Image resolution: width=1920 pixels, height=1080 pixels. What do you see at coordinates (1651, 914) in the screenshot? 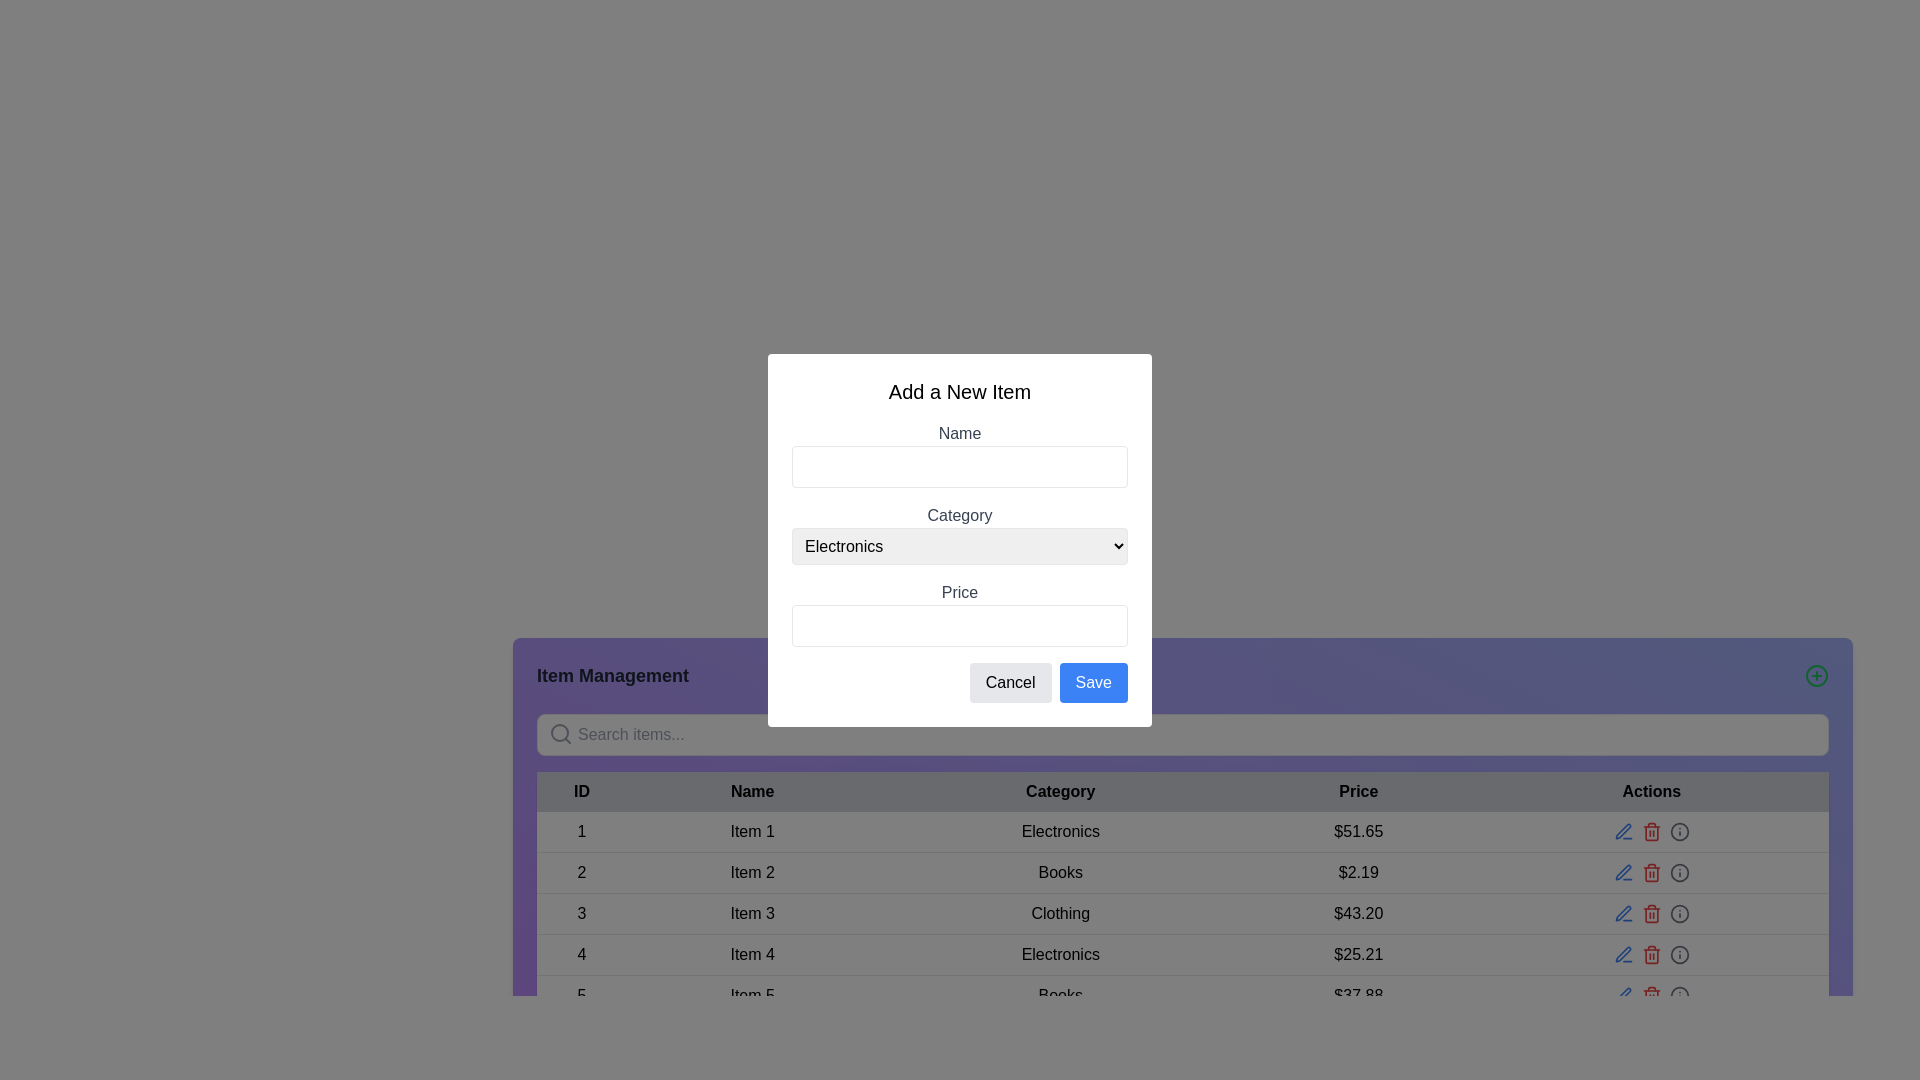
I see `the red trash bin icon in the 'Actions' column of the table, which symbolizes a delete function` at bounding box center [1651, 914].